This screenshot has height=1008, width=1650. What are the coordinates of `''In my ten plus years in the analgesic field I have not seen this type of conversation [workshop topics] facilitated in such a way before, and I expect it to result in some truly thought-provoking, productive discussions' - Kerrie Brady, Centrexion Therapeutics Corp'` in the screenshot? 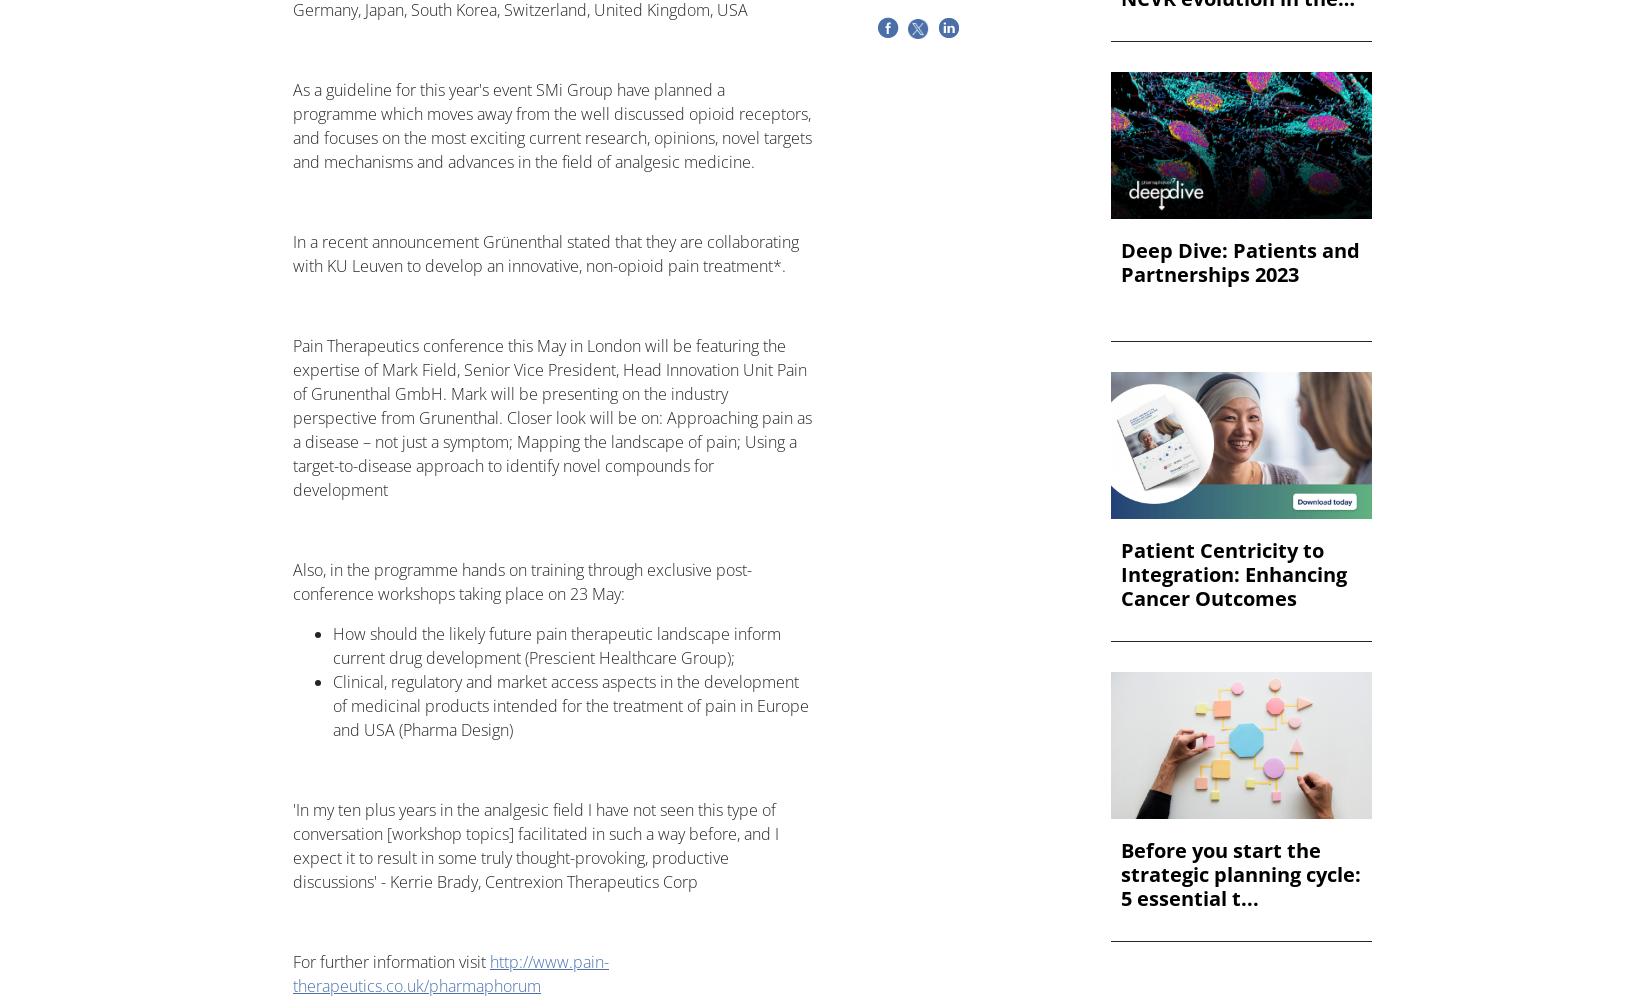 It's located at (293, 846).